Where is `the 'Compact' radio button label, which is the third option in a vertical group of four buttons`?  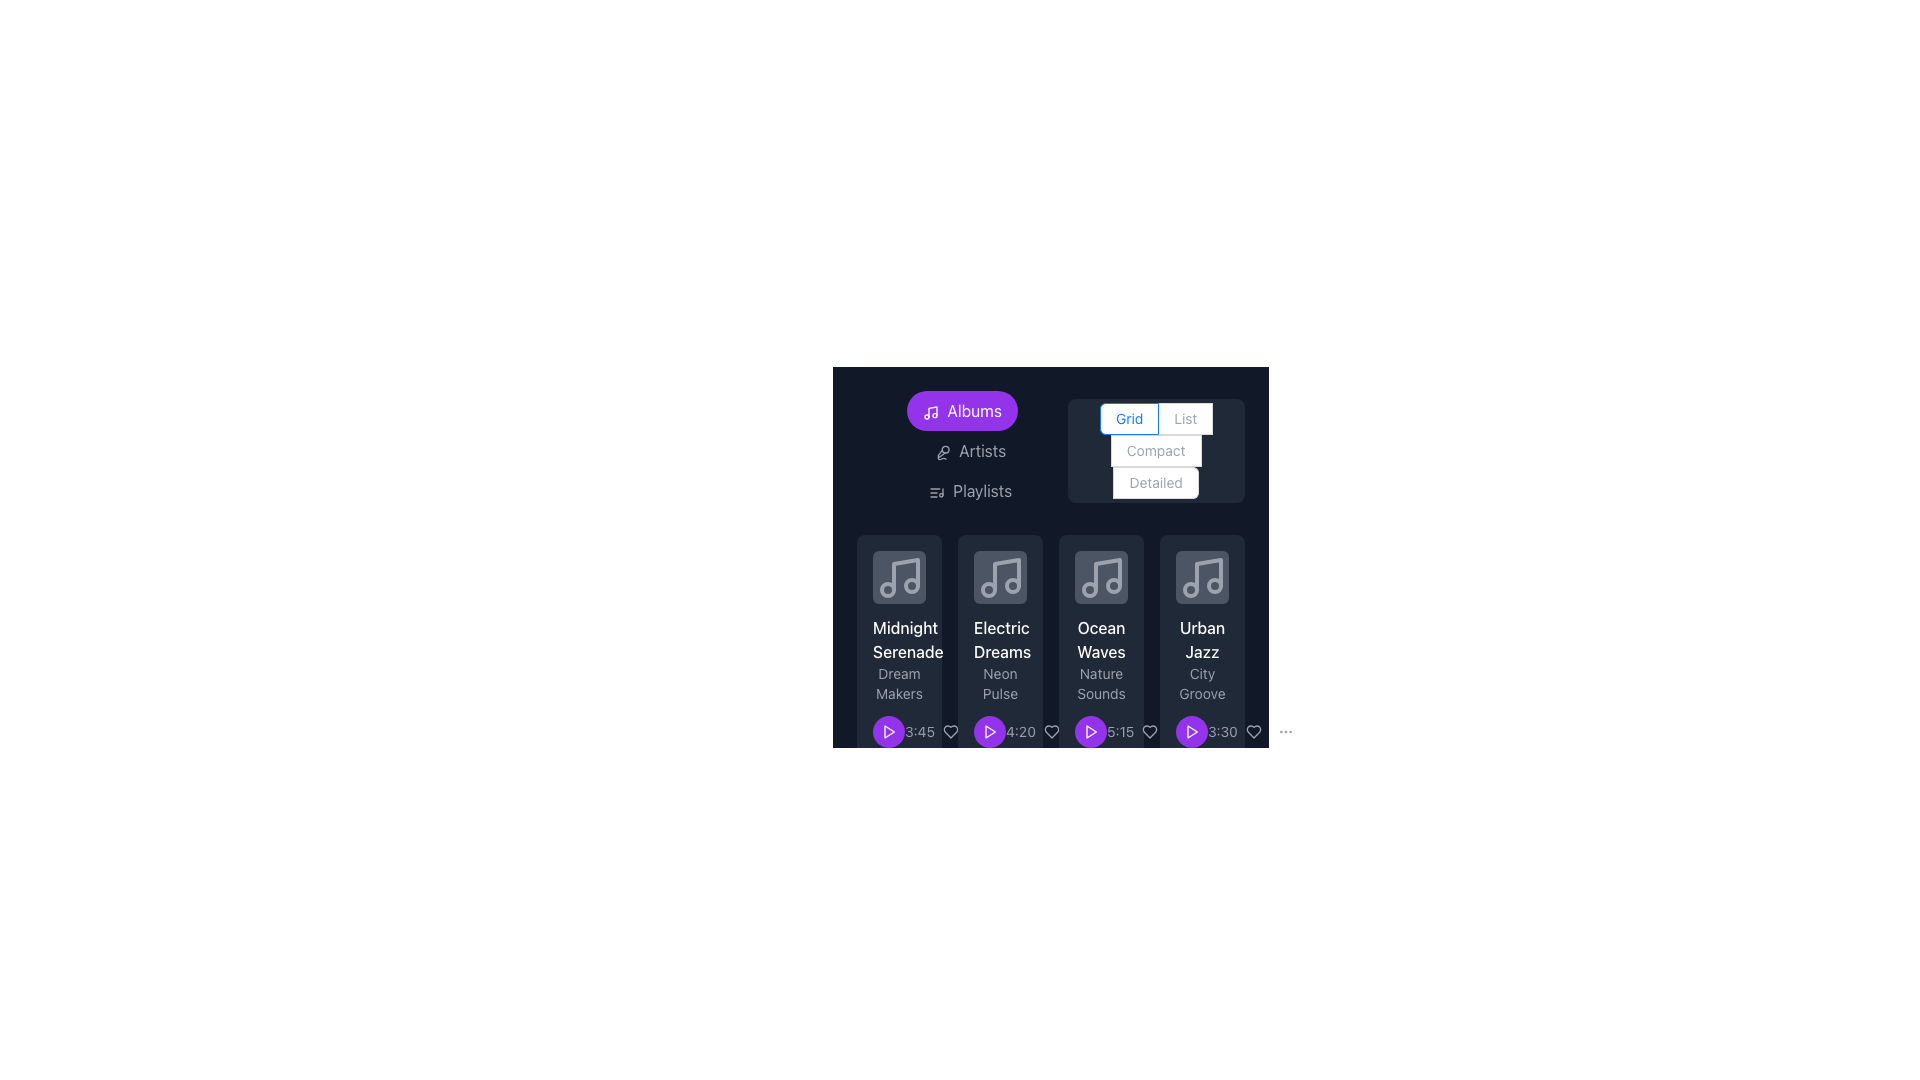 the 'Compact' radio button label, which is the third option in a vertical group of four buttons is located at coordinates (1156, 451).